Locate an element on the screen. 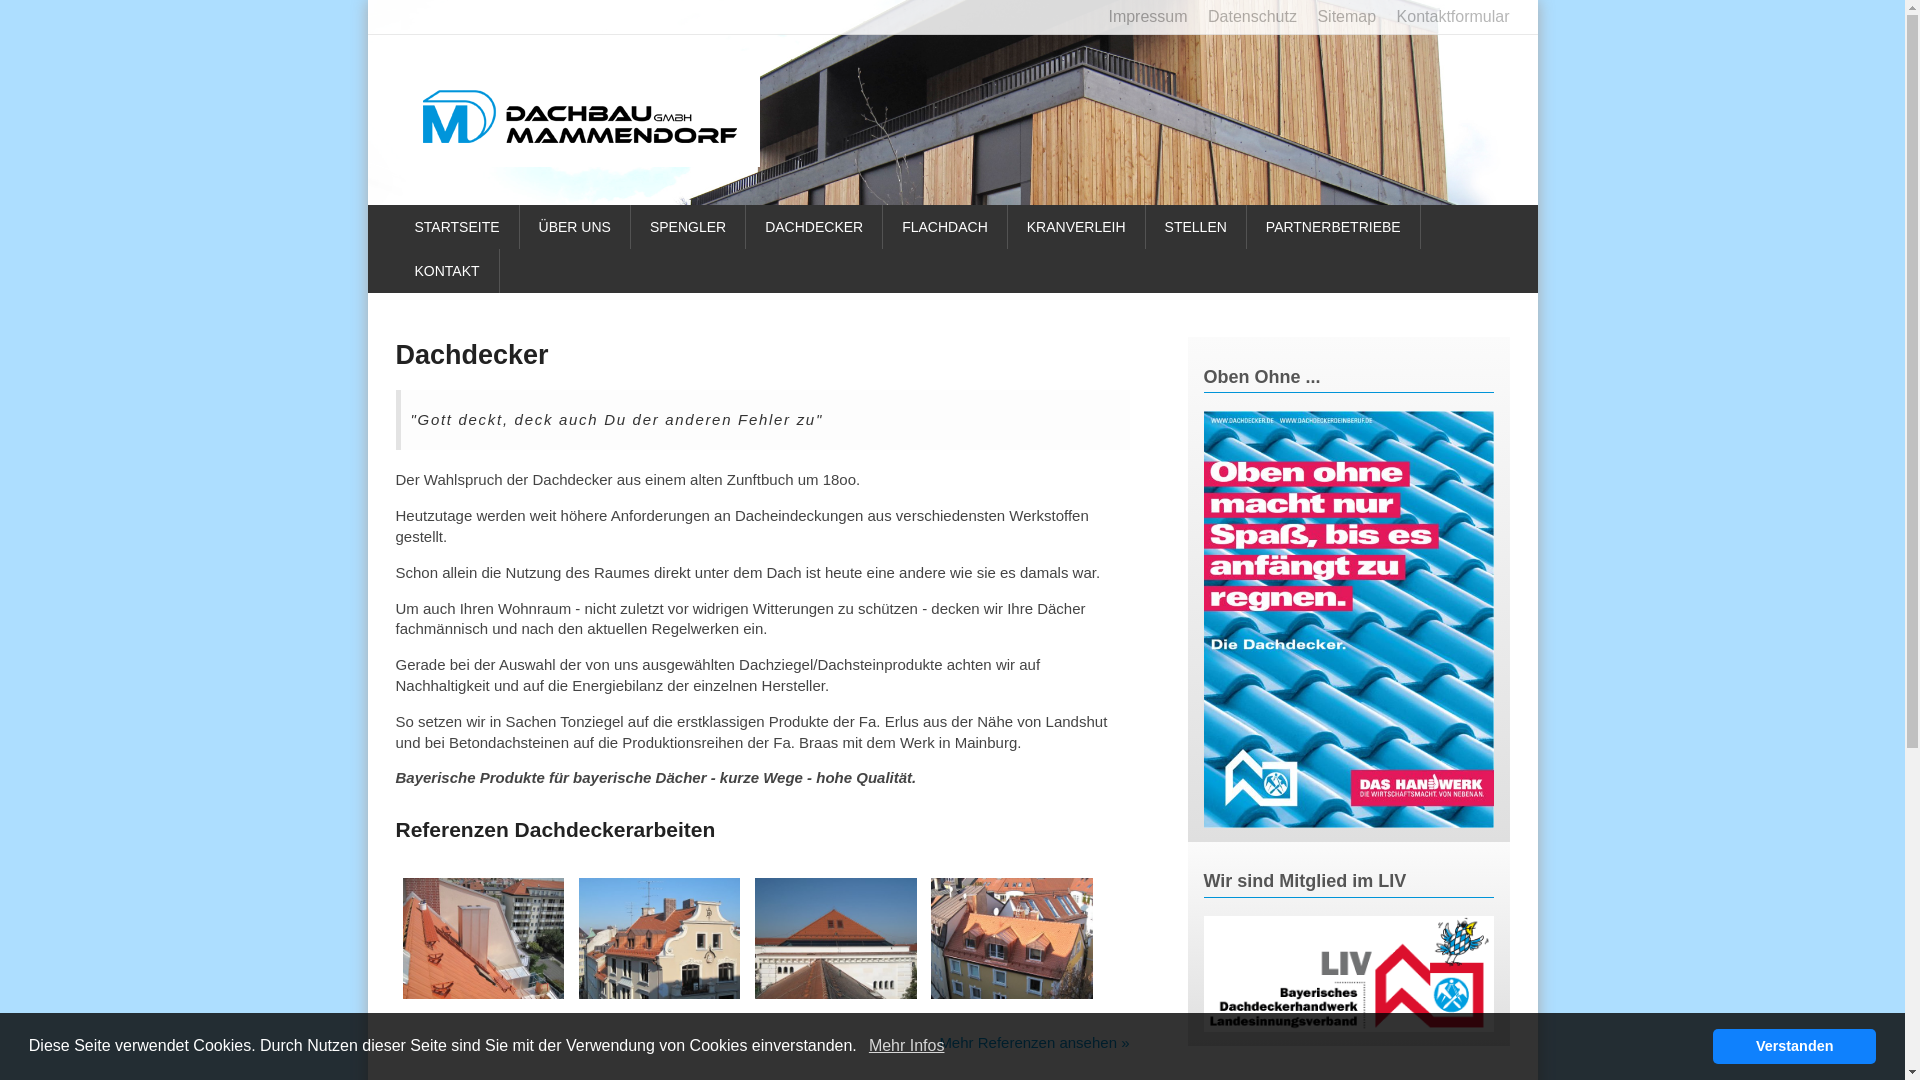 This screenshot has height=1080, width=1920. 'Bildergalerie Referenzen' is located at coordinates (835, 993).